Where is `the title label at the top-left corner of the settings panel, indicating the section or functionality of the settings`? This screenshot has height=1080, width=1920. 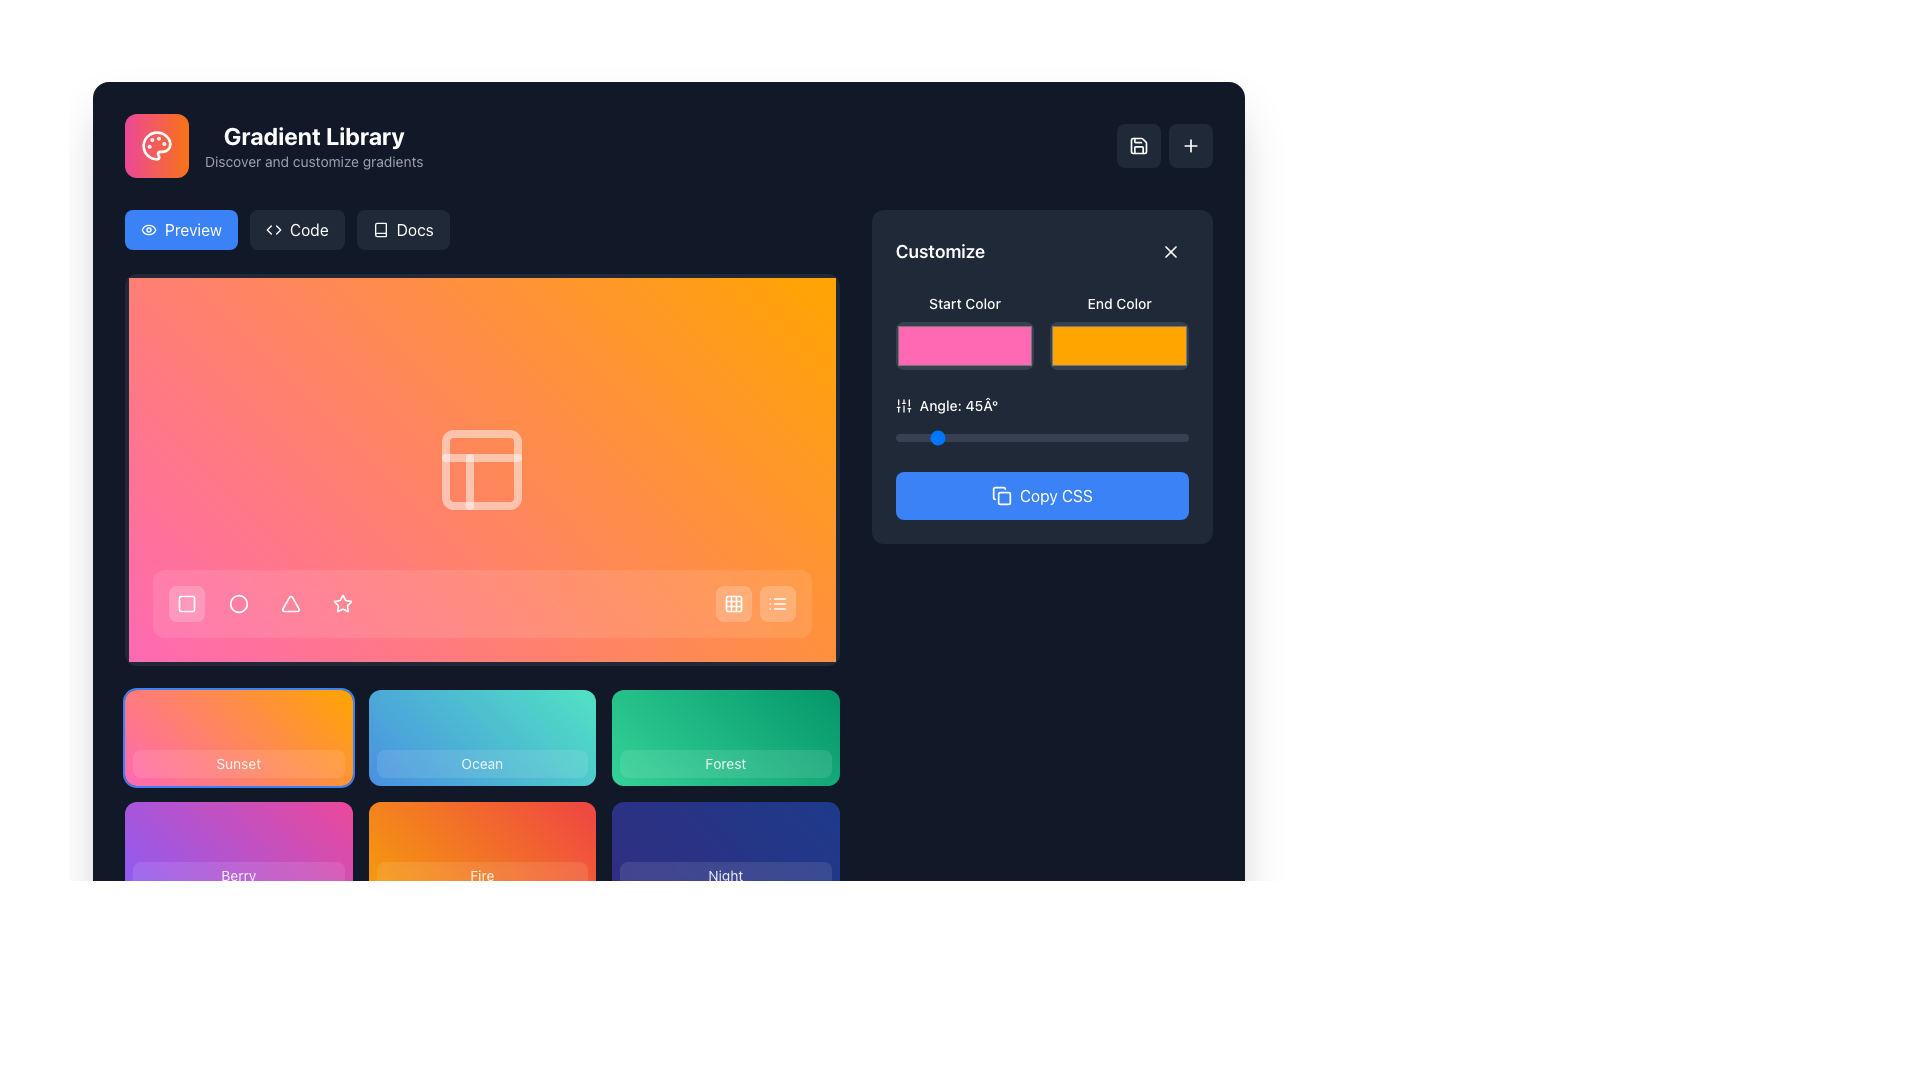
the title label at the top-left corner of the settings panel, indicating the section or functionality of the settings is located at coordinates (939, 250).